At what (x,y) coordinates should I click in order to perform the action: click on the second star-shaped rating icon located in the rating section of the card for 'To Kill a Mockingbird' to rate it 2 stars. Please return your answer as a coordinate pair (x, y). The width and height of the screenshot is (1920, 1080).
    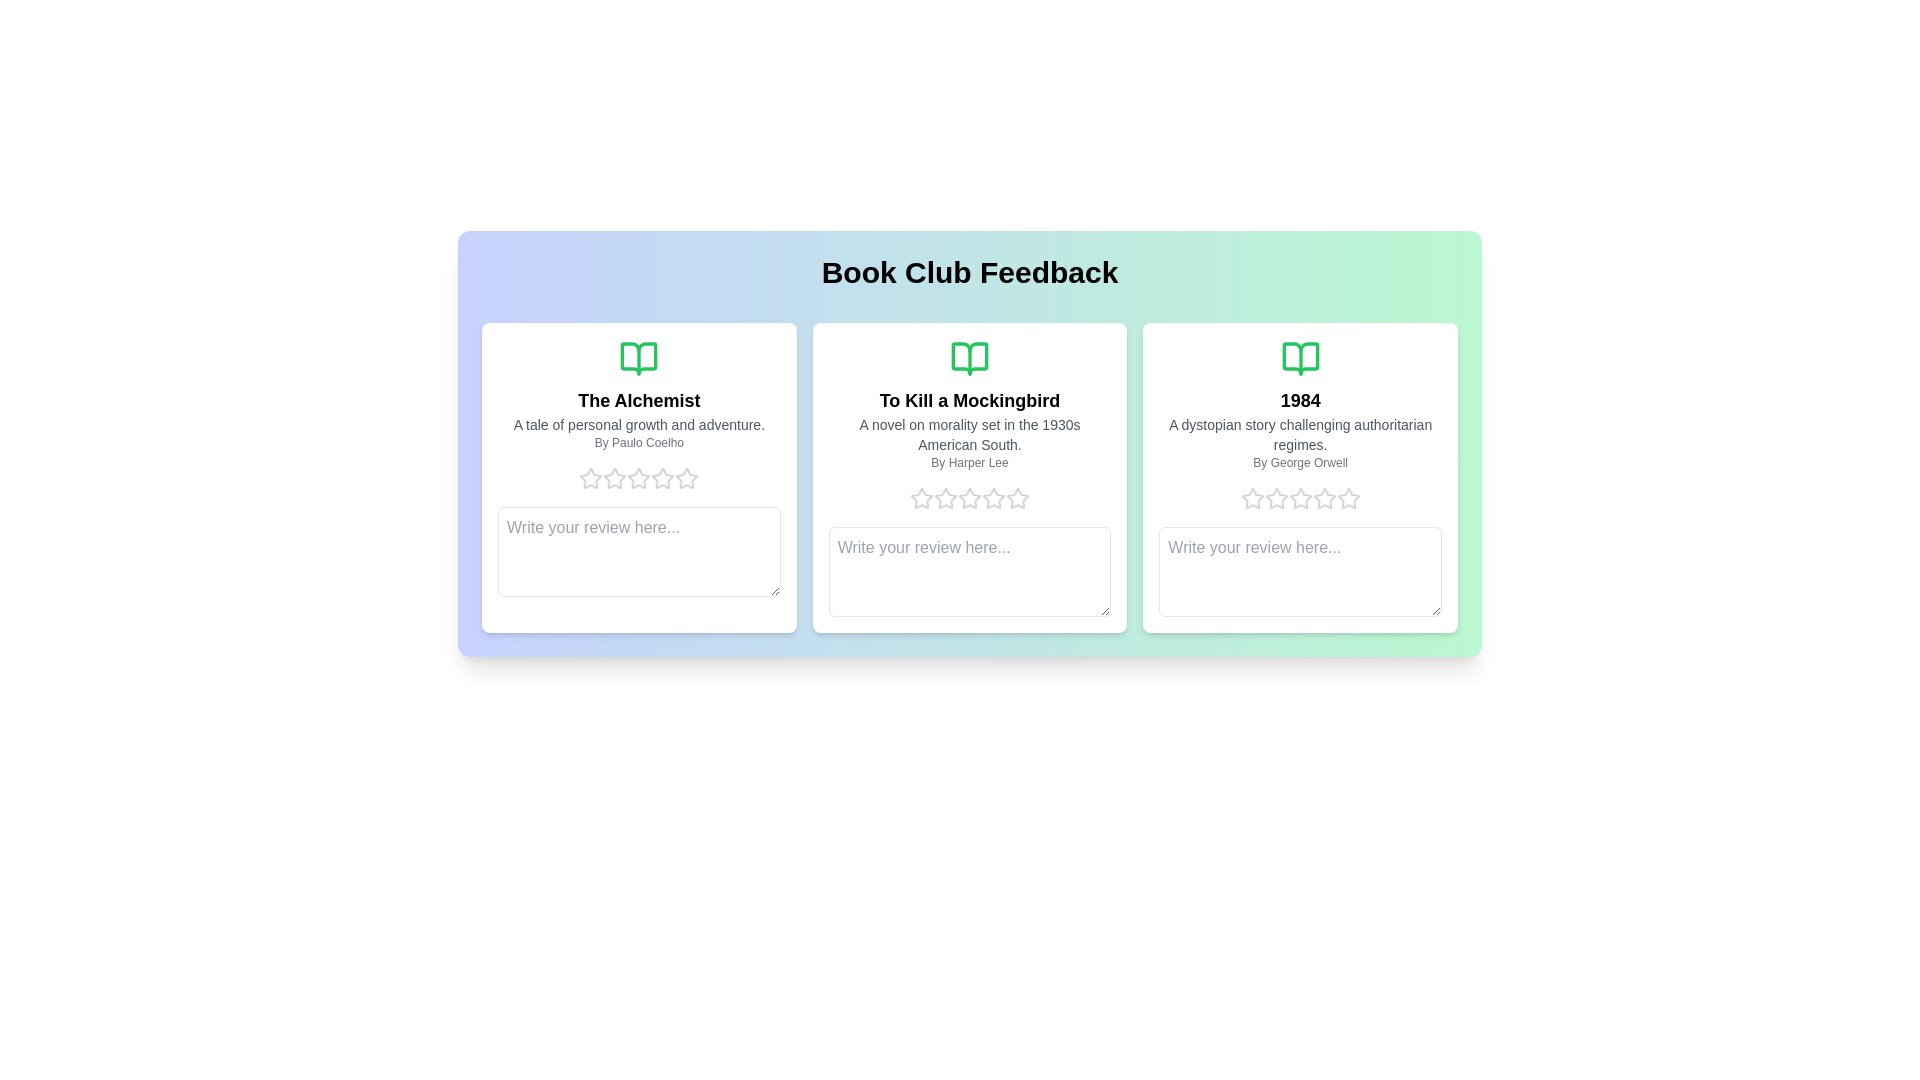
    Looking at the image, I should click on (969, 497).